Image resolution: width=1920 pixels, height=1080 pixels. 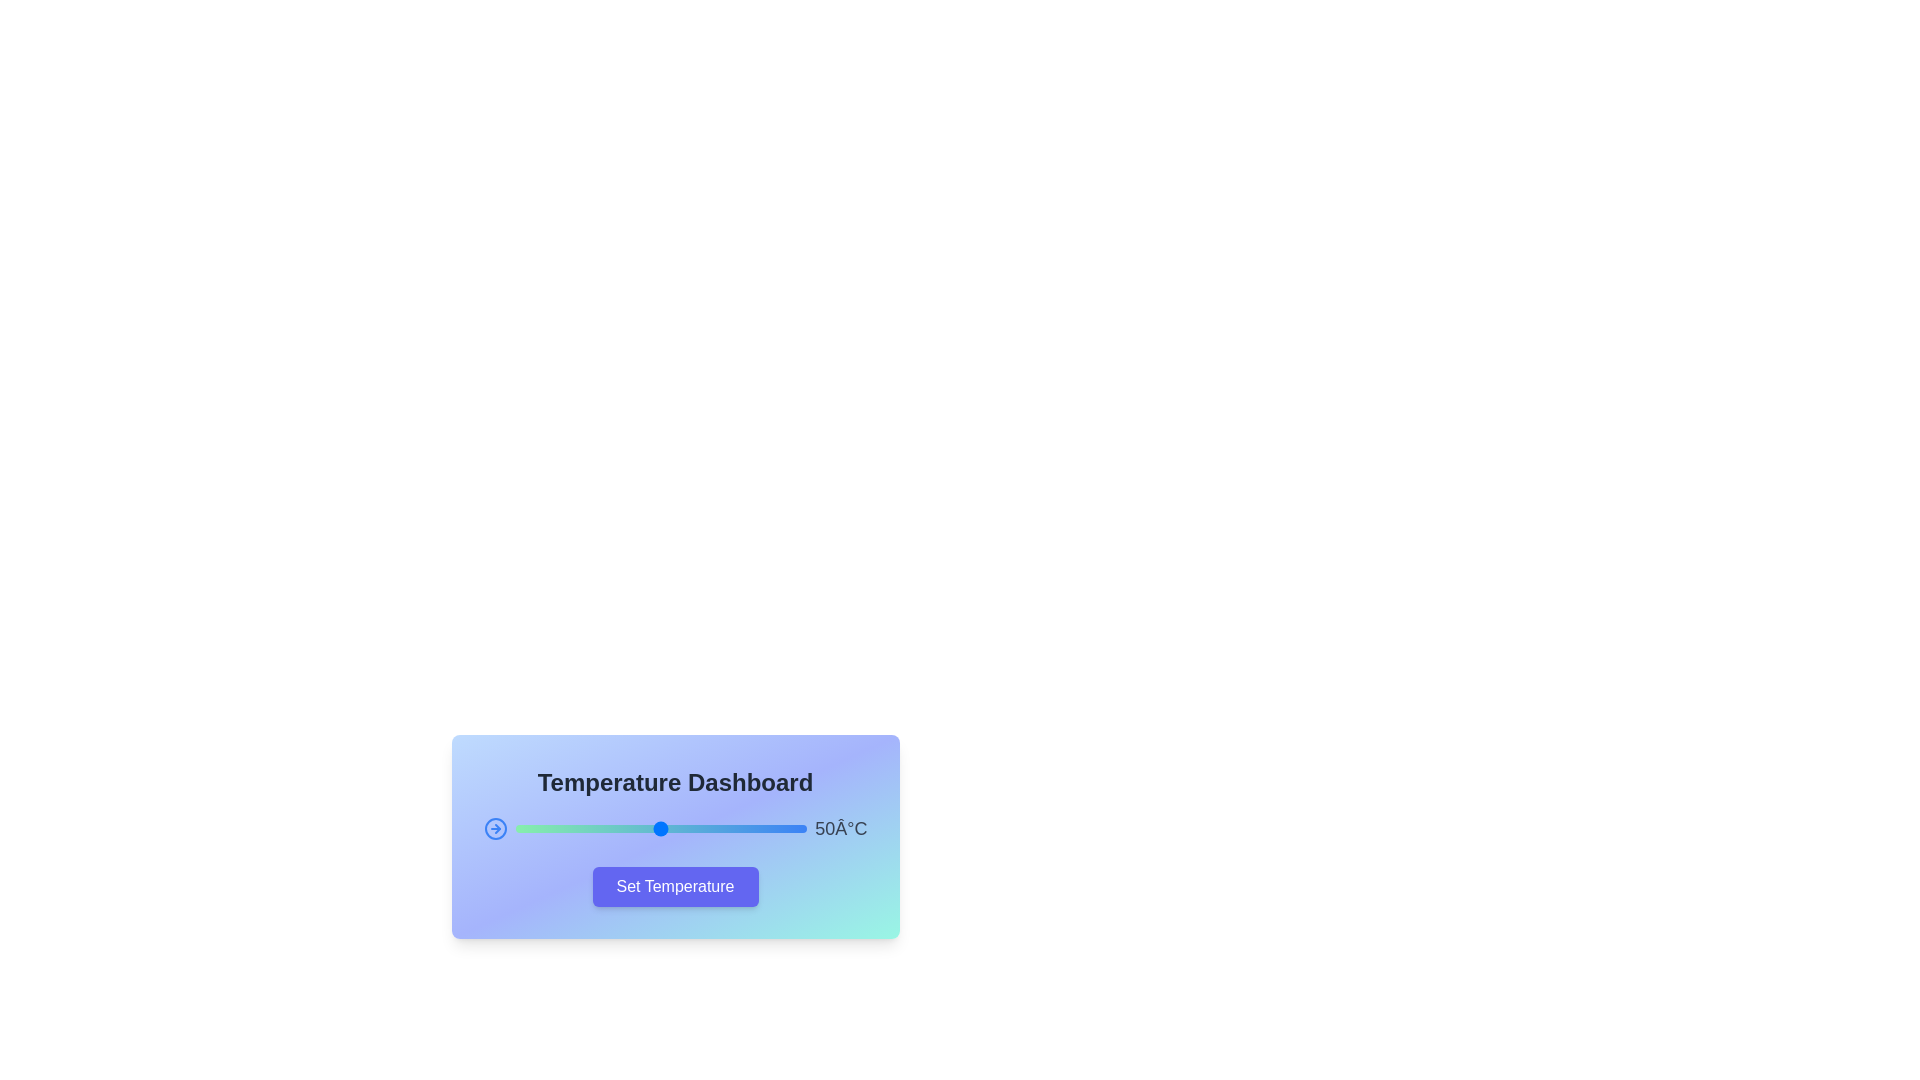 I want to click on the slider to set the temperature to 13°C, so click(x=553, y=829).